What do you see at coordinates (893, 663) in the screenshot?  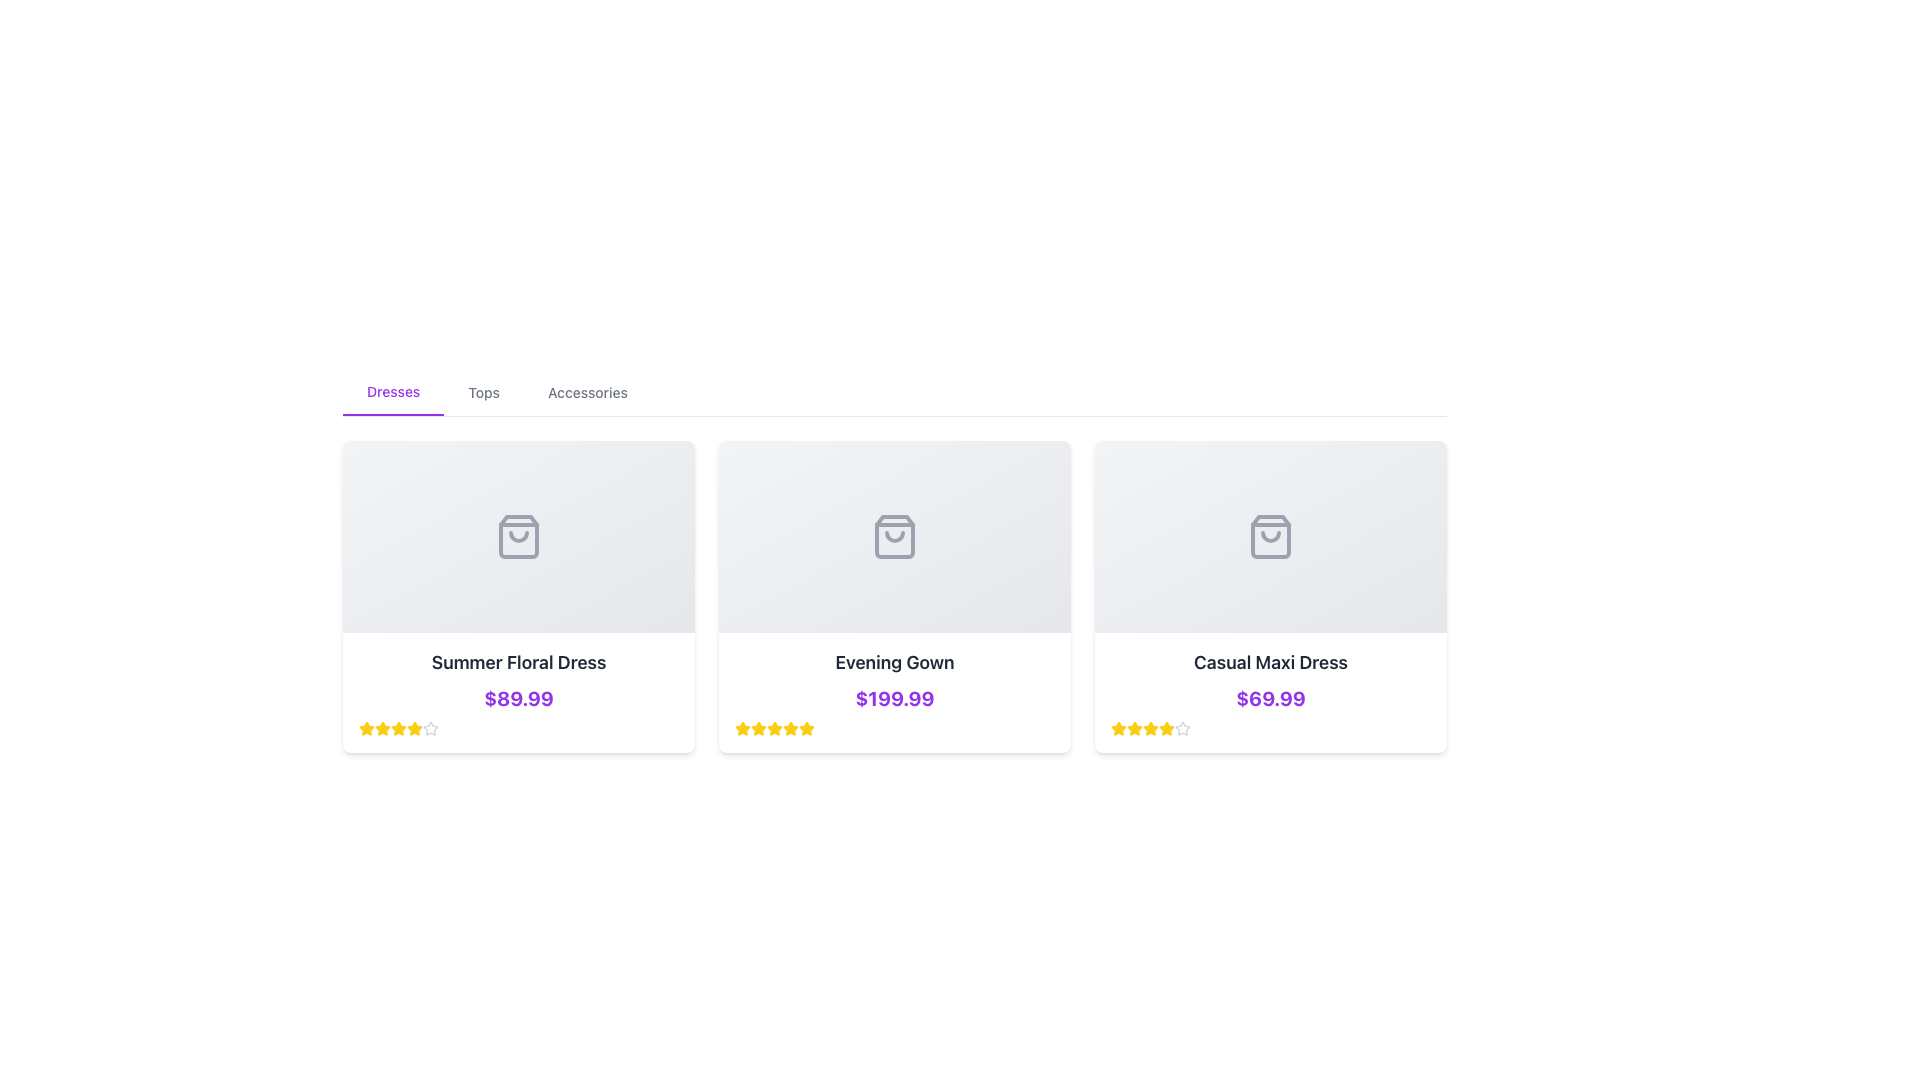 I see `the static text label displaying 'Evening Gown' in bold black font, located in the middle card of a set of three cards, positioned above the price label '$199.99'` at bounding box center [893, 663].